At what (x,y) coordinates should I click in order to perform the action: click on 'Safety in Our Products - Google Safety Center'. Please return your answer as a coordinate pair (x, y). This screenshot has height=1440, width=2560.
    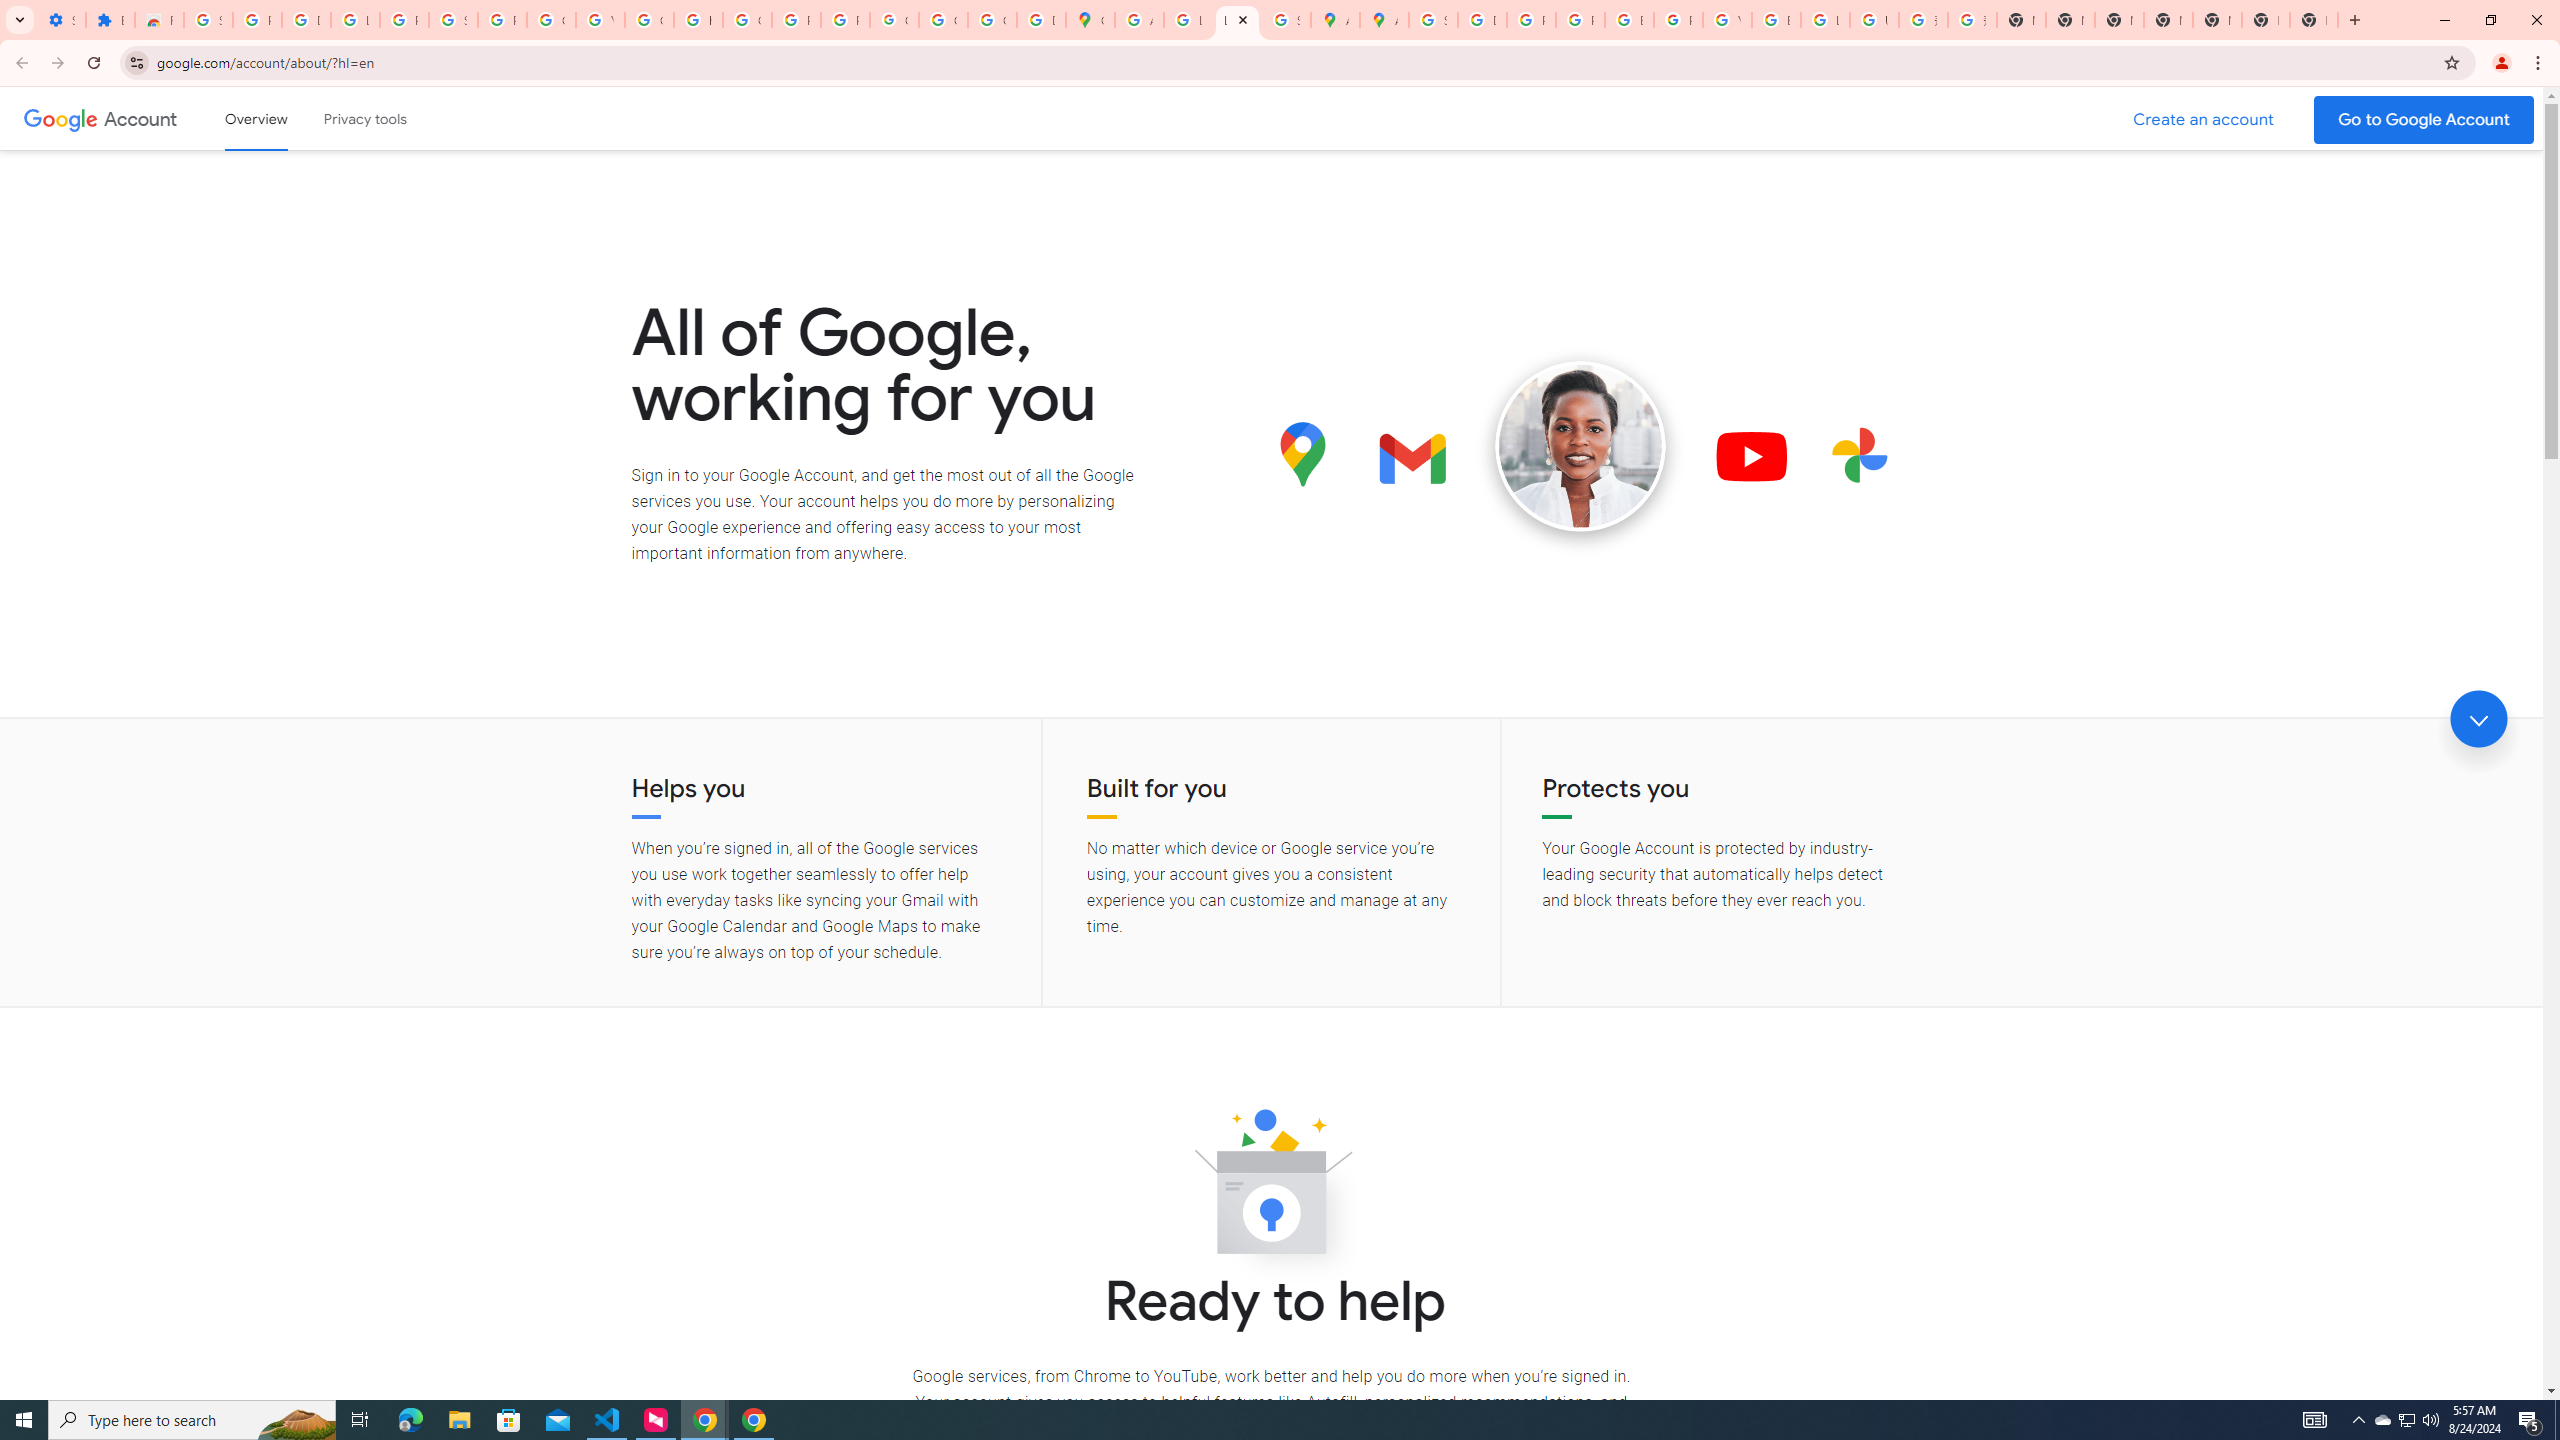
    Looking at the image, I should click on (1285, 19).